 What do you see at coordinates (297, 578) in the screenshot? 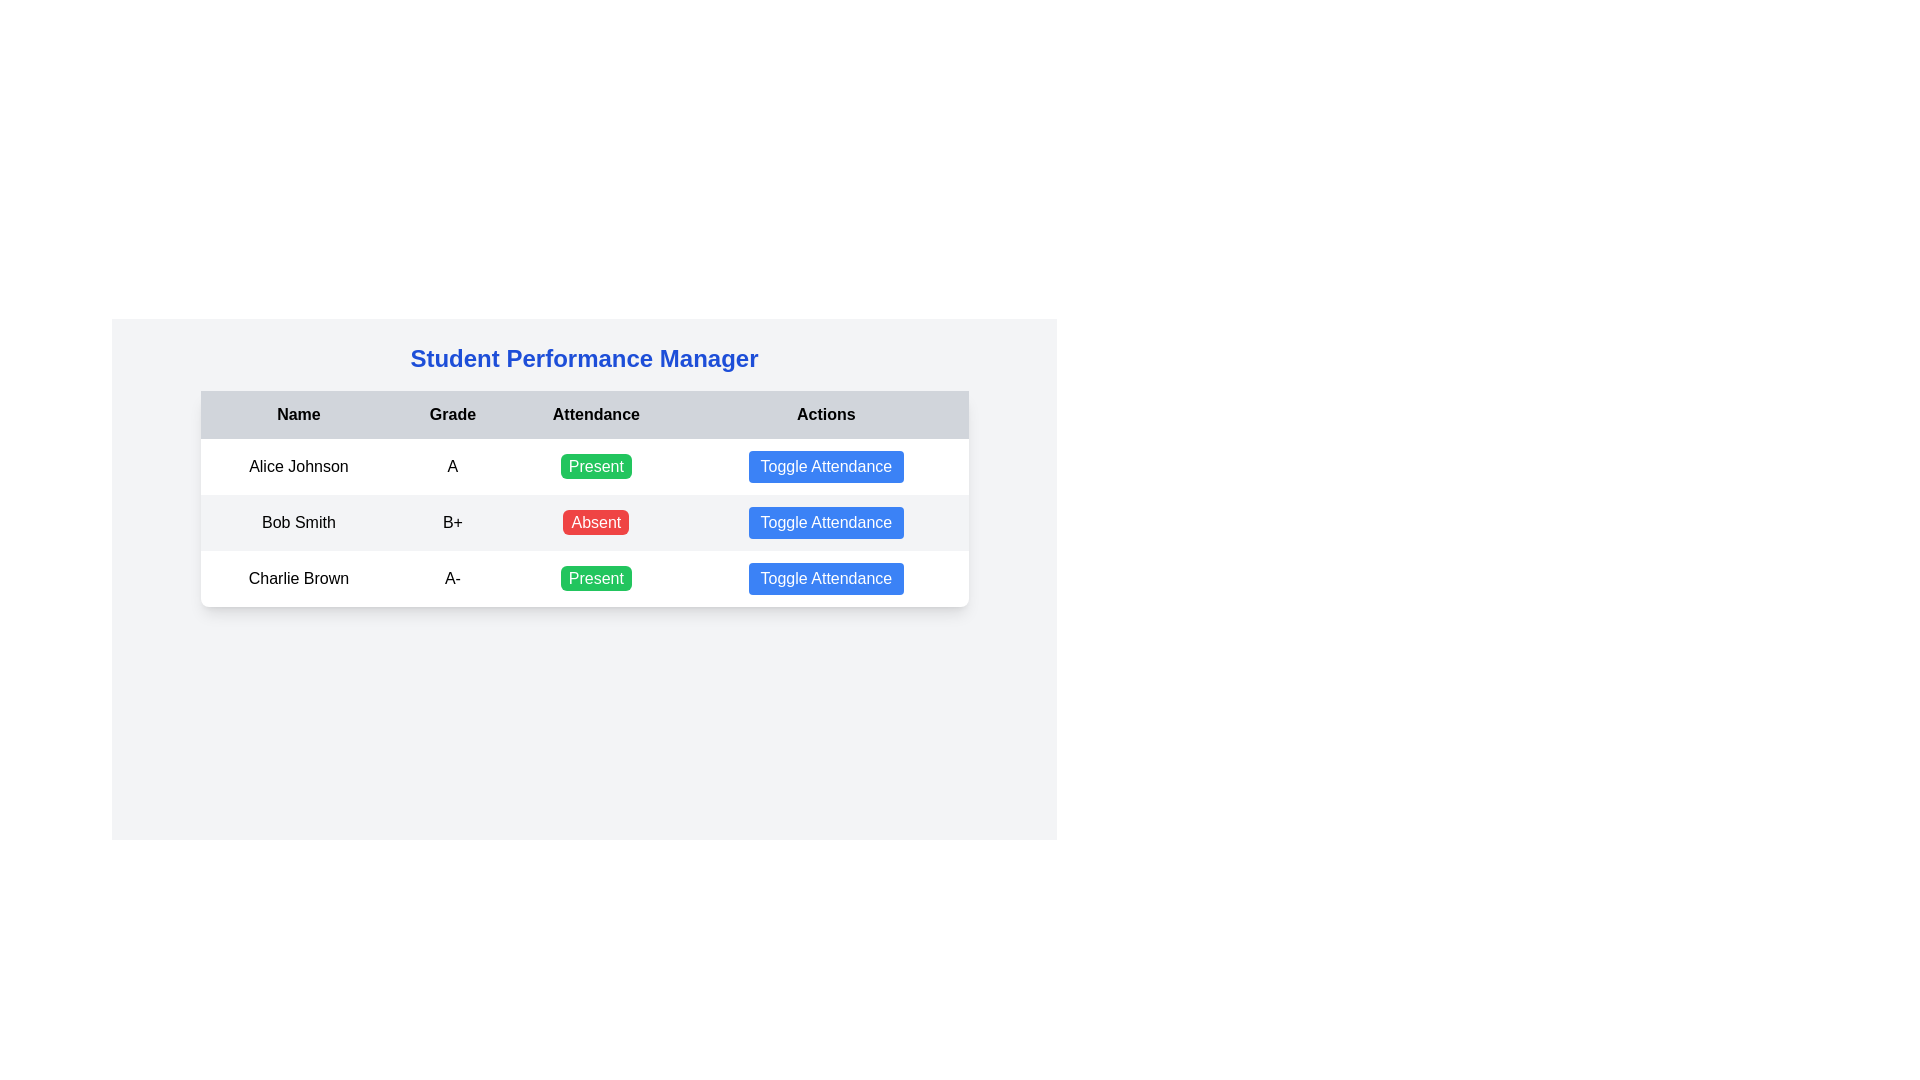
I see `the text label 'Charlie Brown' located in the first column and third row of a table, which is displayed in a bold font style and centered horizontally` at bounding box center [297, 578].